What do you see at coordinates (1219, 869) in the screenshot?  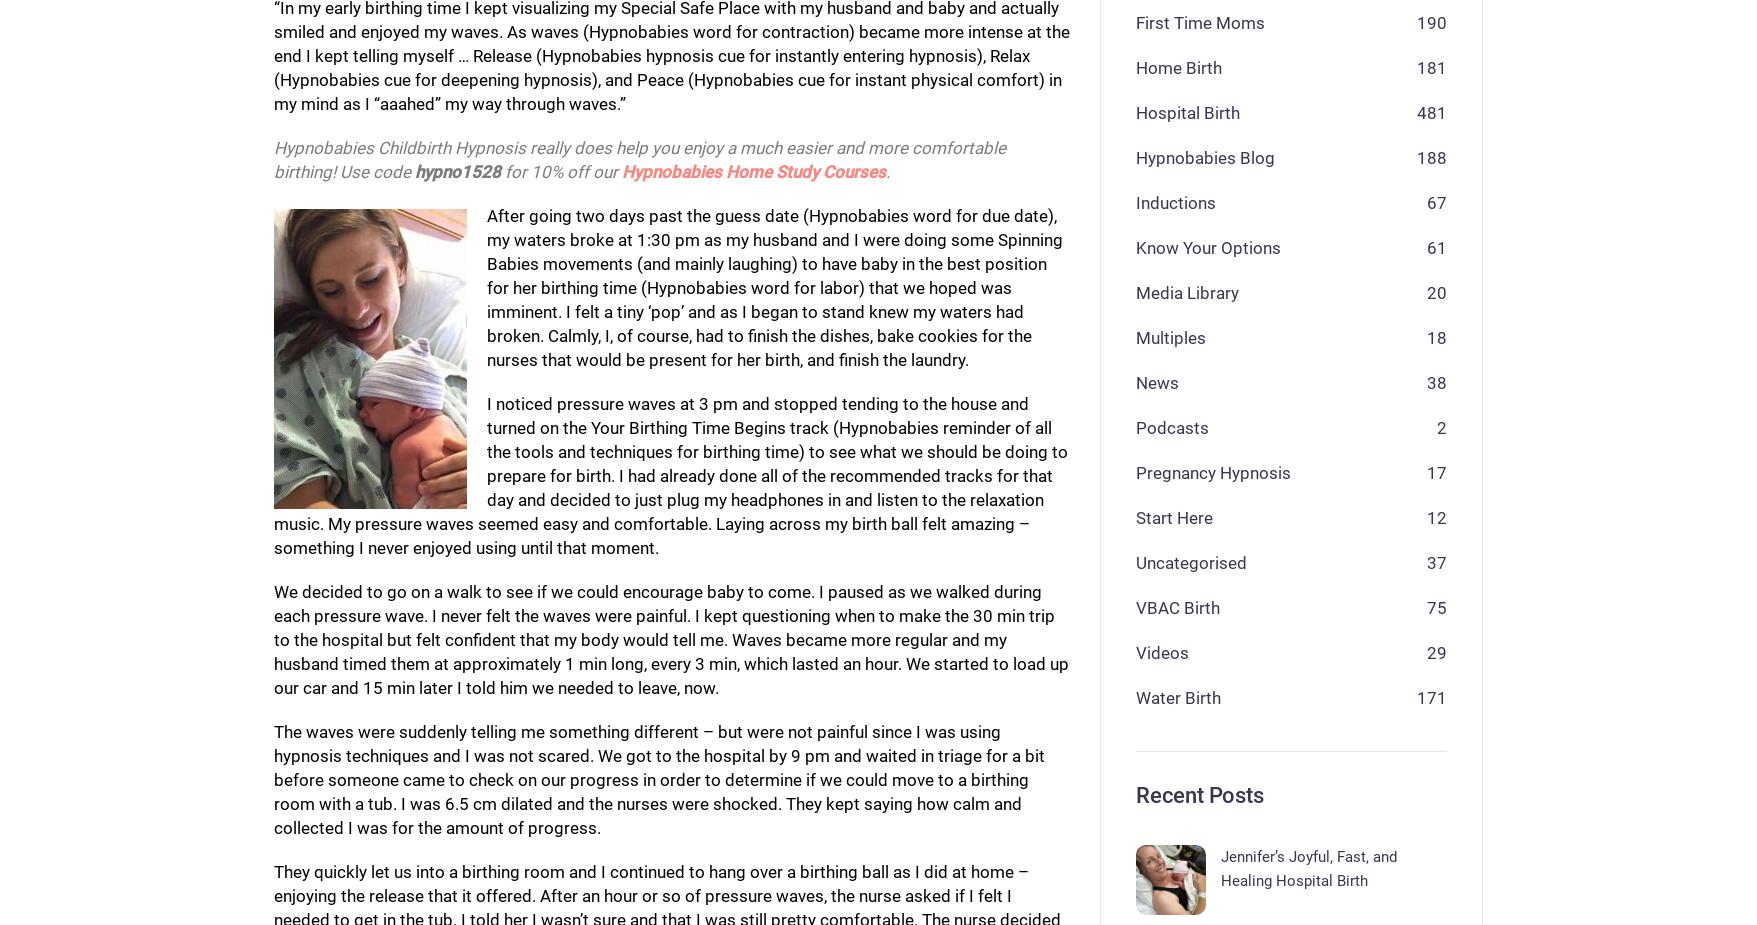 I see `'Jennifer’s Joyful, Fast, and Healing Hospital Birth'` at bounding box center [1219, 869].